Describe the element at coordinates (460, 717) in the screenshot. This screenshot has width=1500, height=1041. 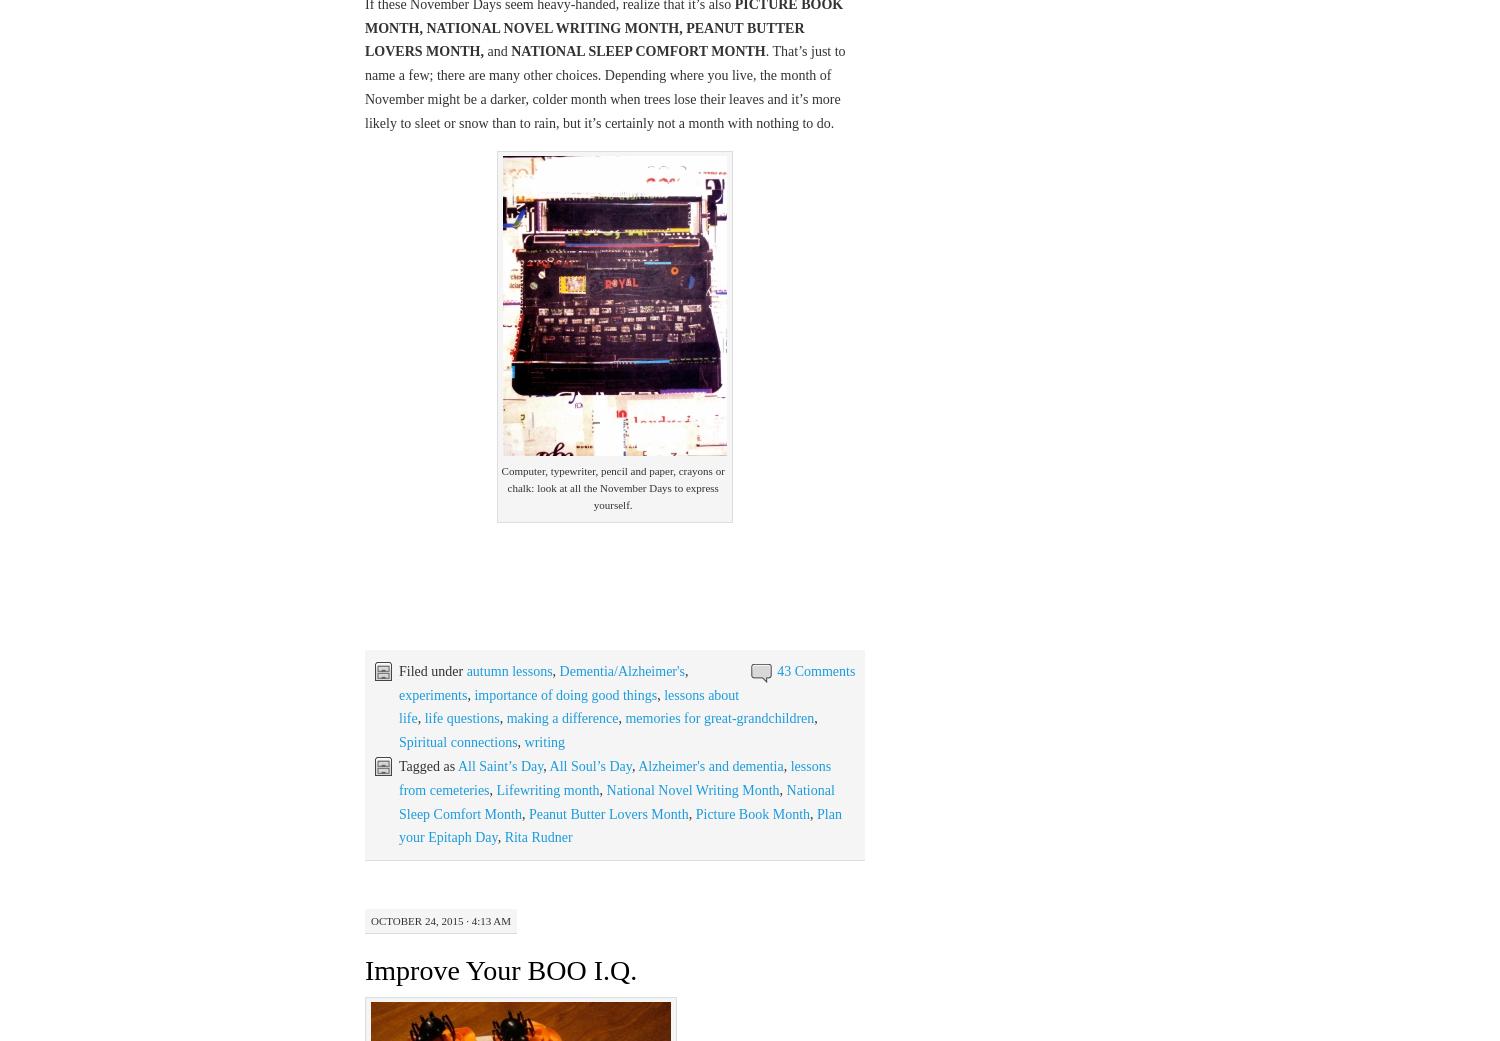
I see `'life questions'` at that location.